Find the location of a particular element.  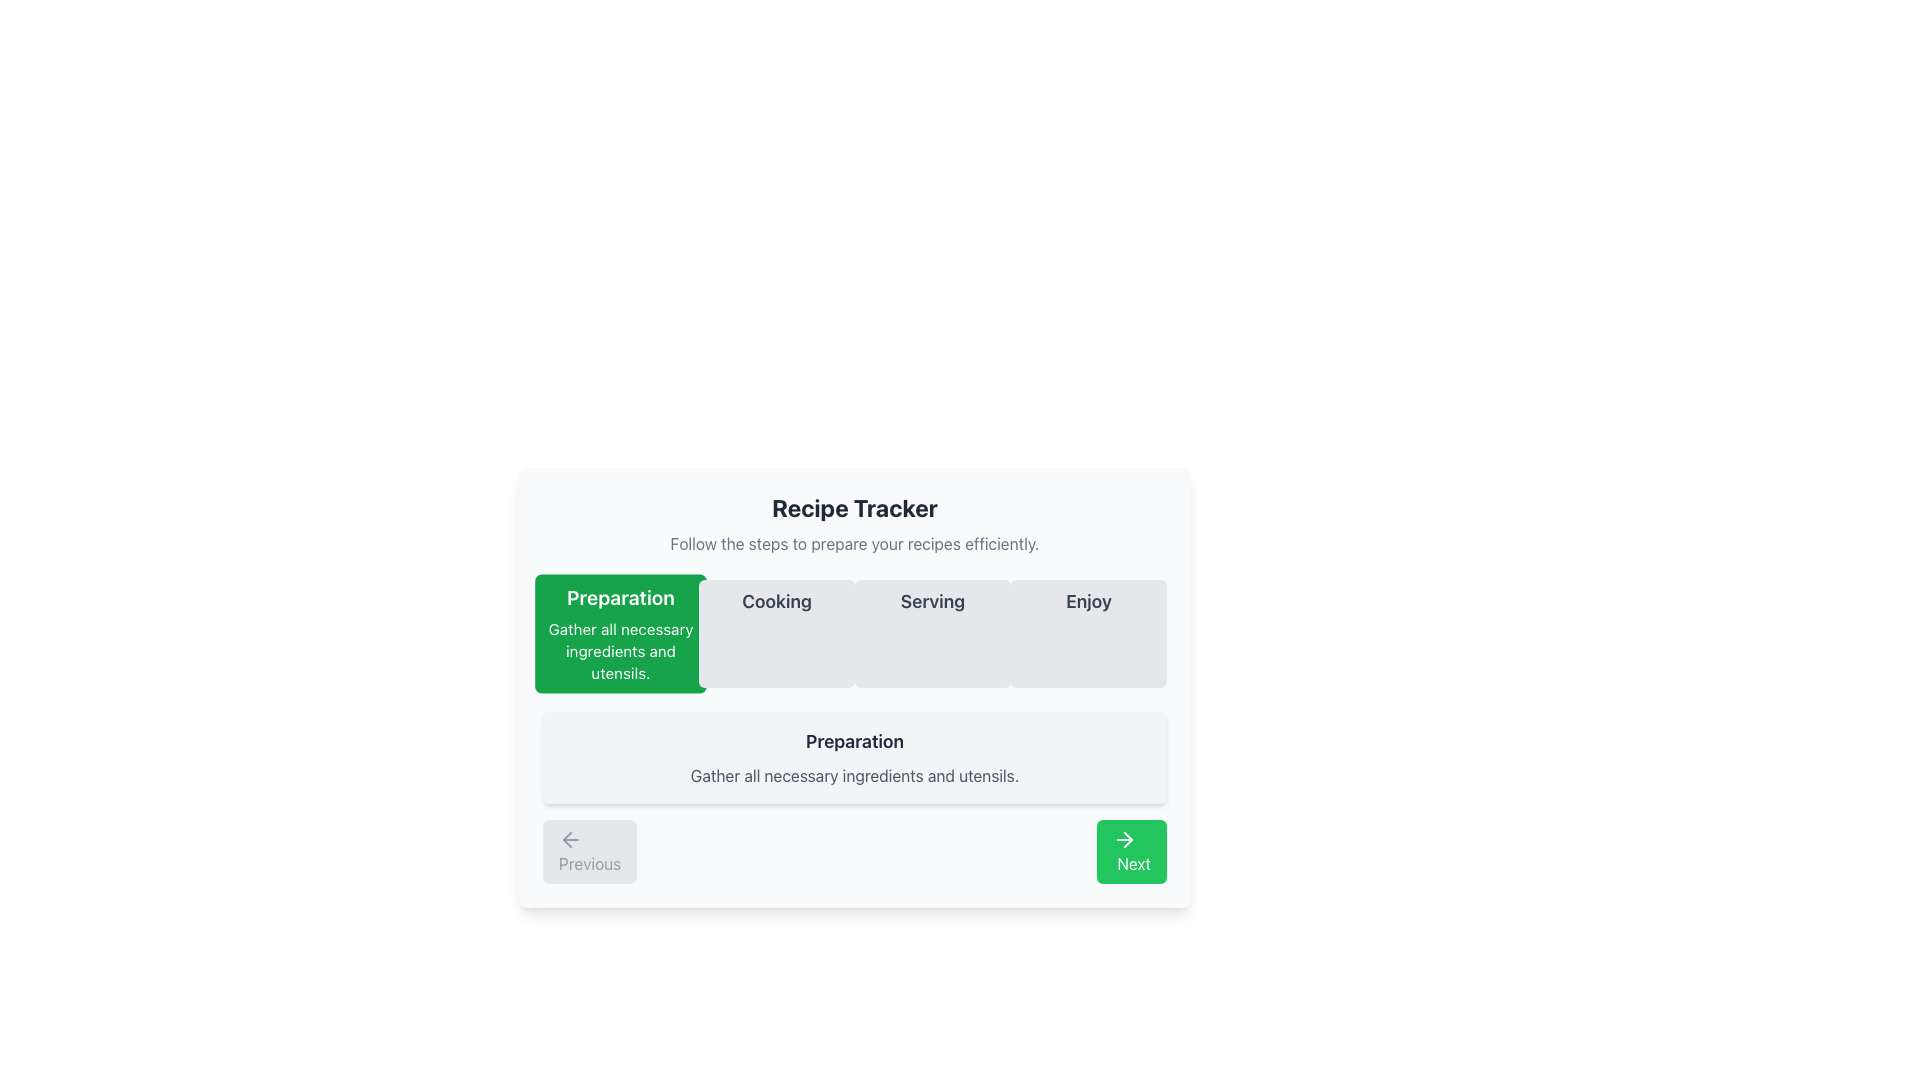

the right-pointing arrow icon is located at coordinates (1125, 840).